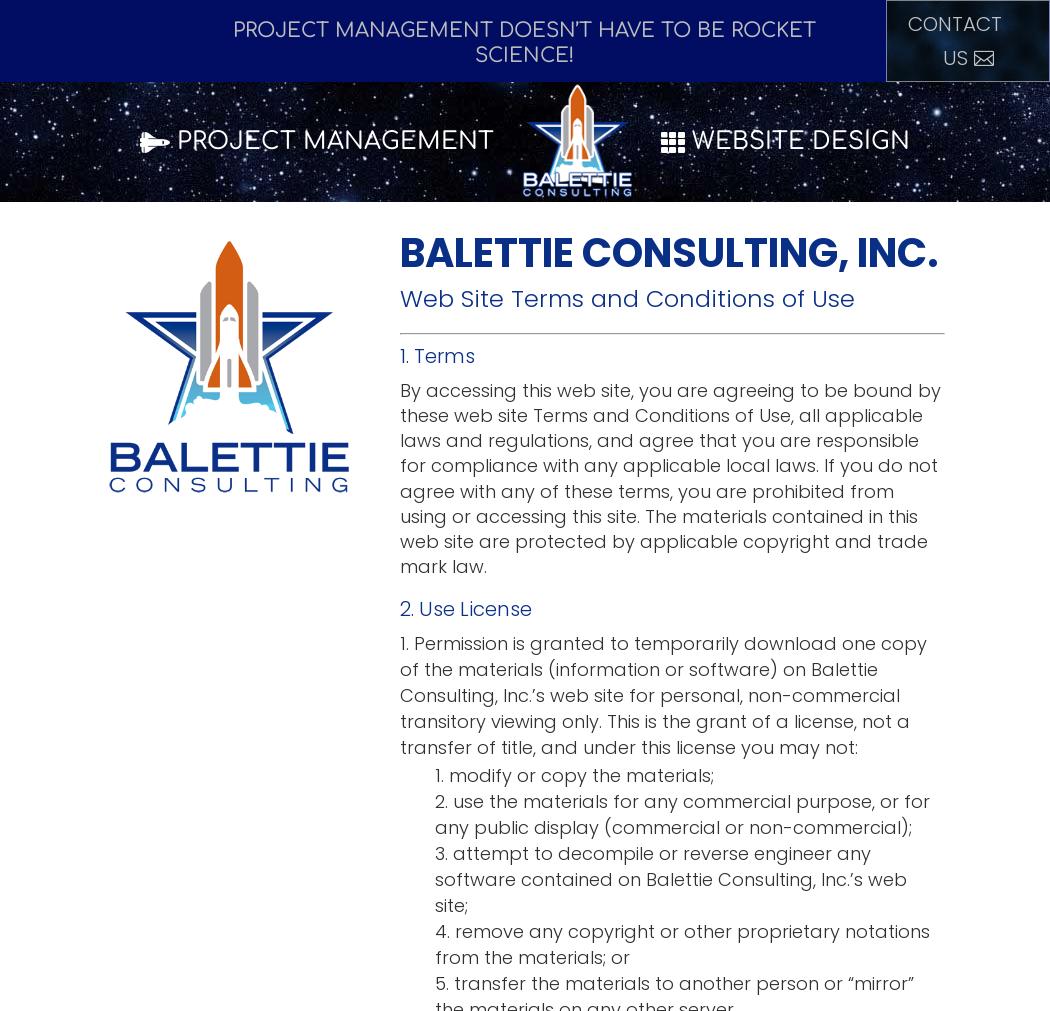 The height and width of the screenshot is (1011, 1050). Describe the element at coordinates (668, 252) in the screenshot. I see `'Balettie Consulting, Inc.'` at that location.